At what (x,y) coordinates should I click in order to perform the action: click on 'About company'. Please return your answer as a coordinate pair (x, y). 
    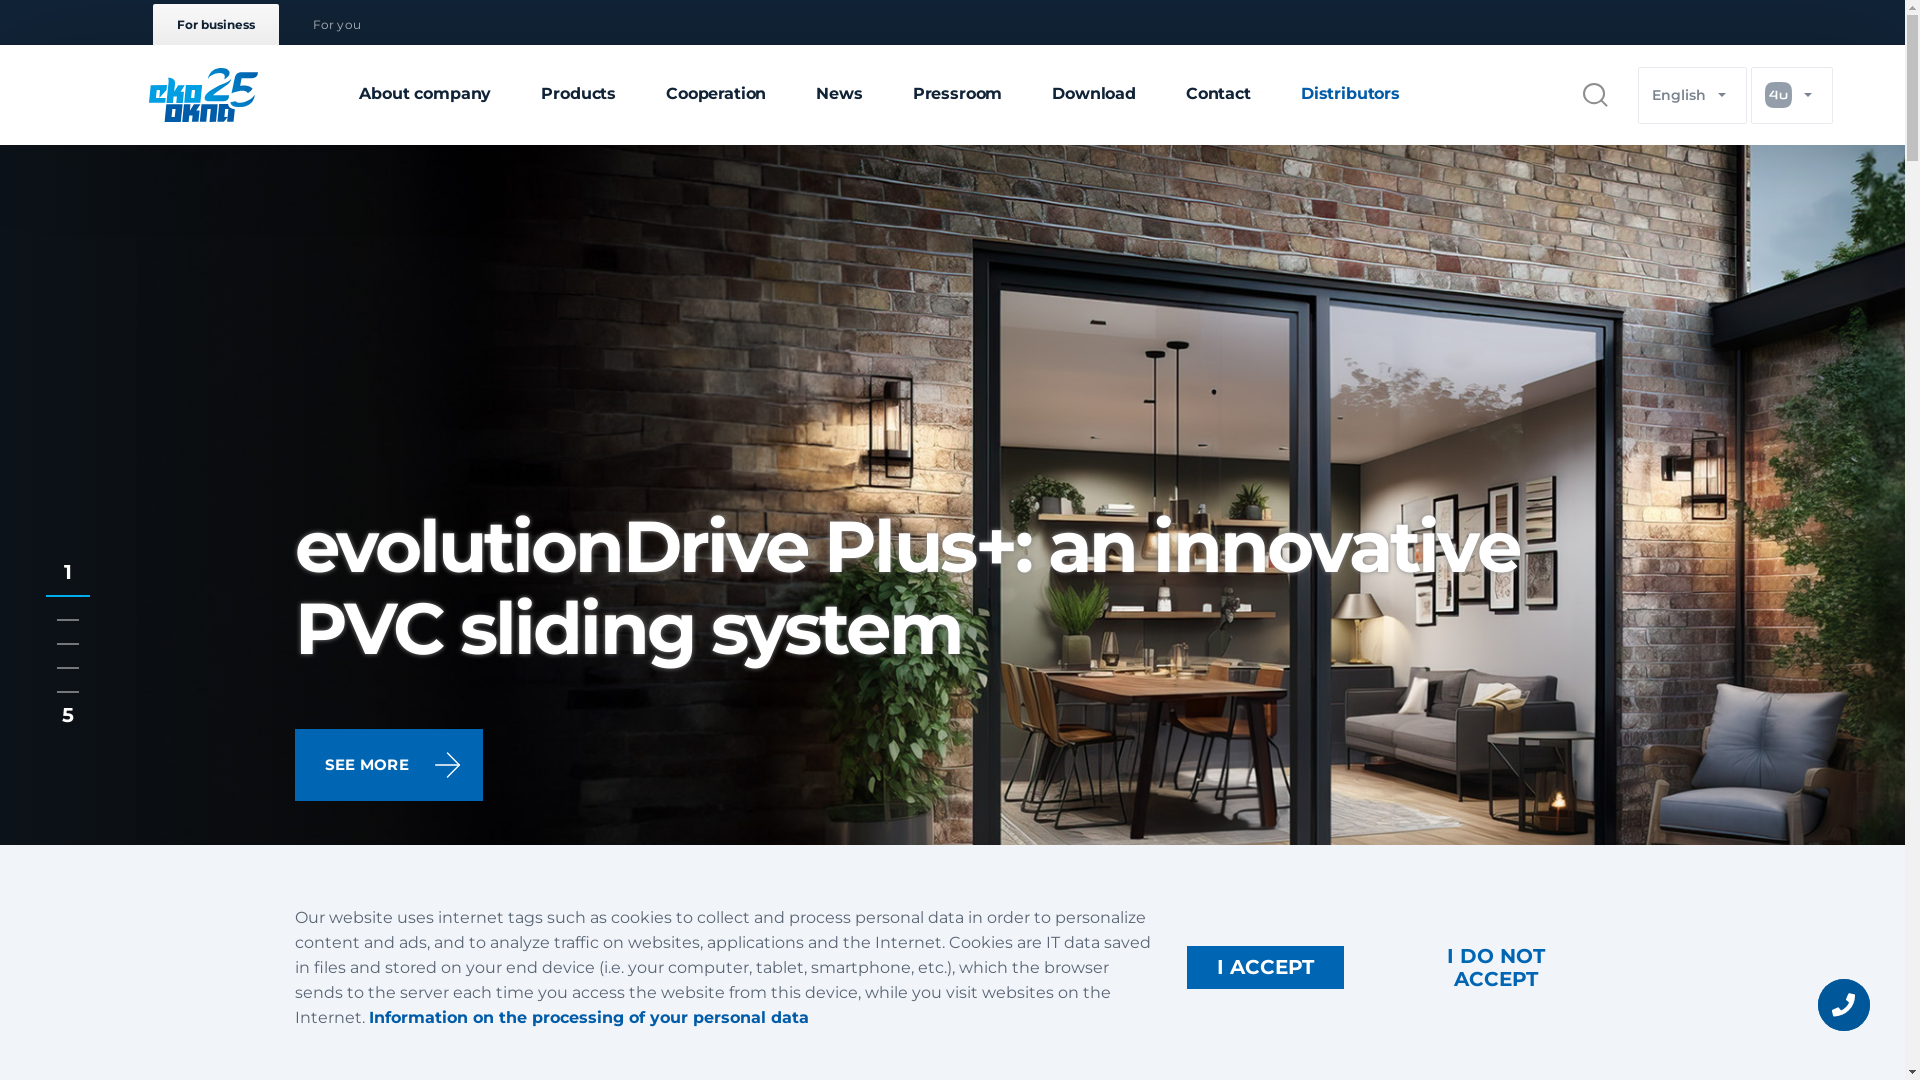
    Looking at the image, I should click on (424, 95).